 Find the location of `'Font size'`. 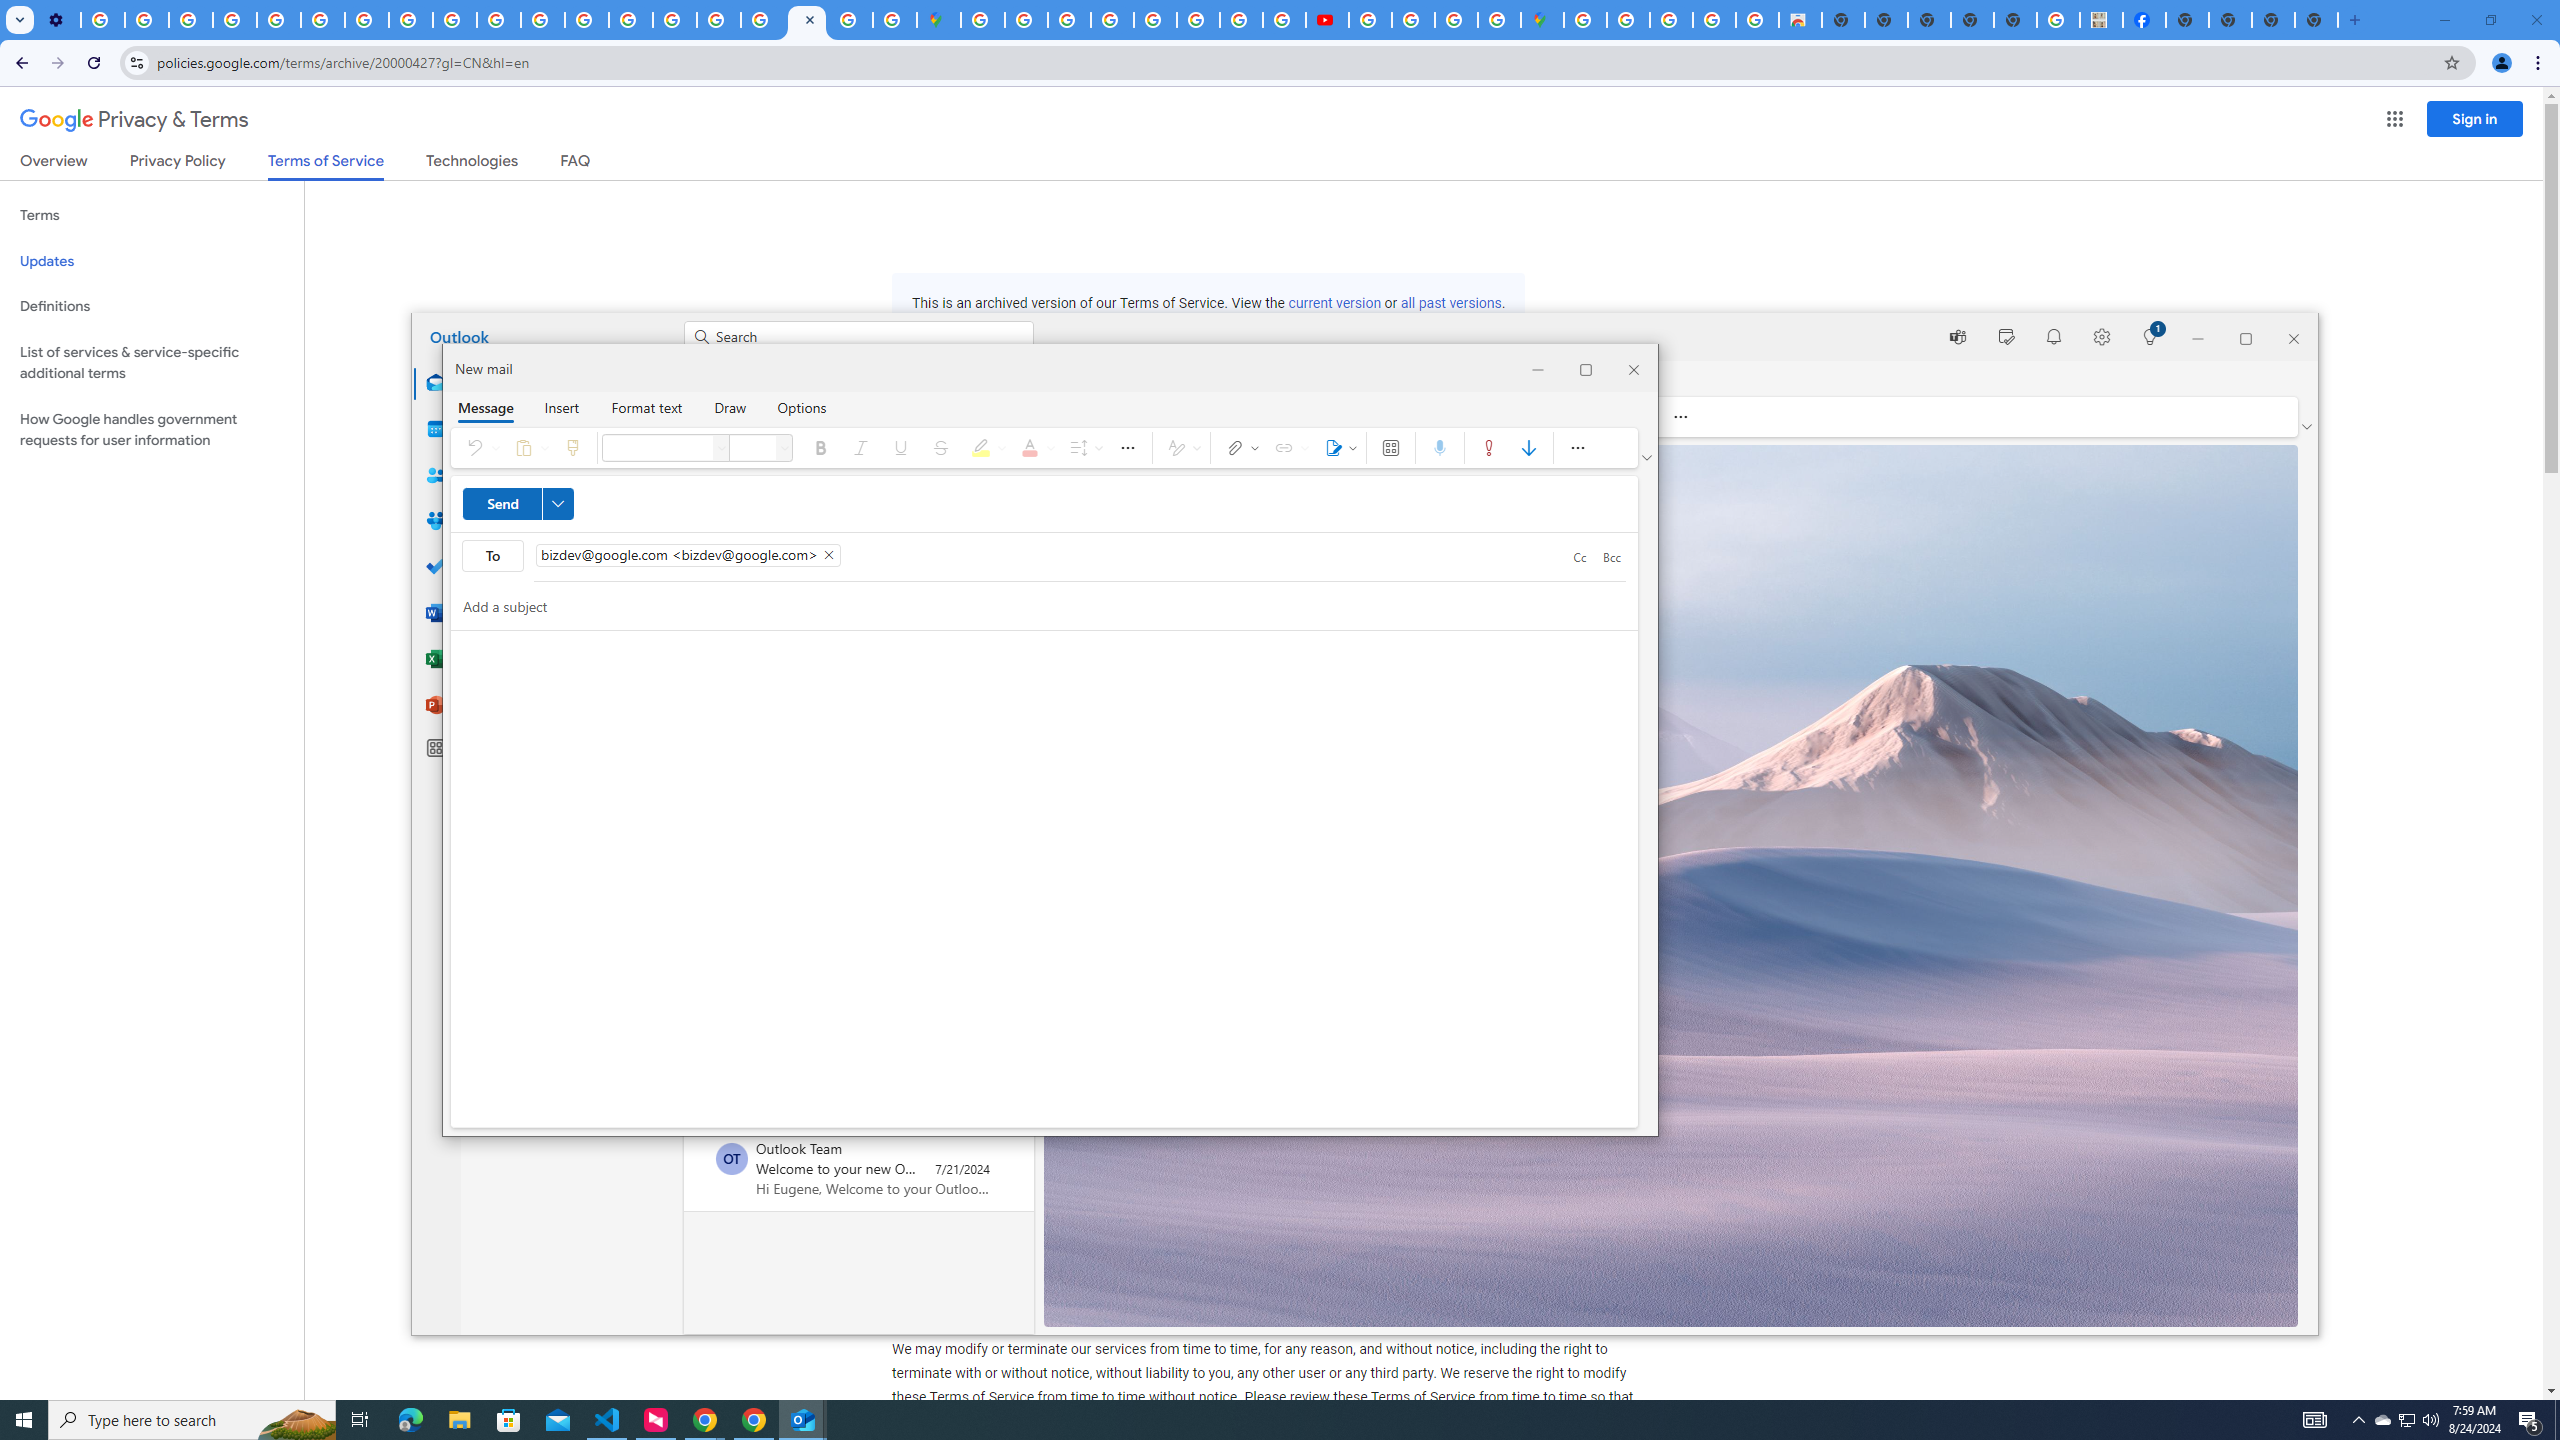

'Font size' is located at coordinates (784, 447).